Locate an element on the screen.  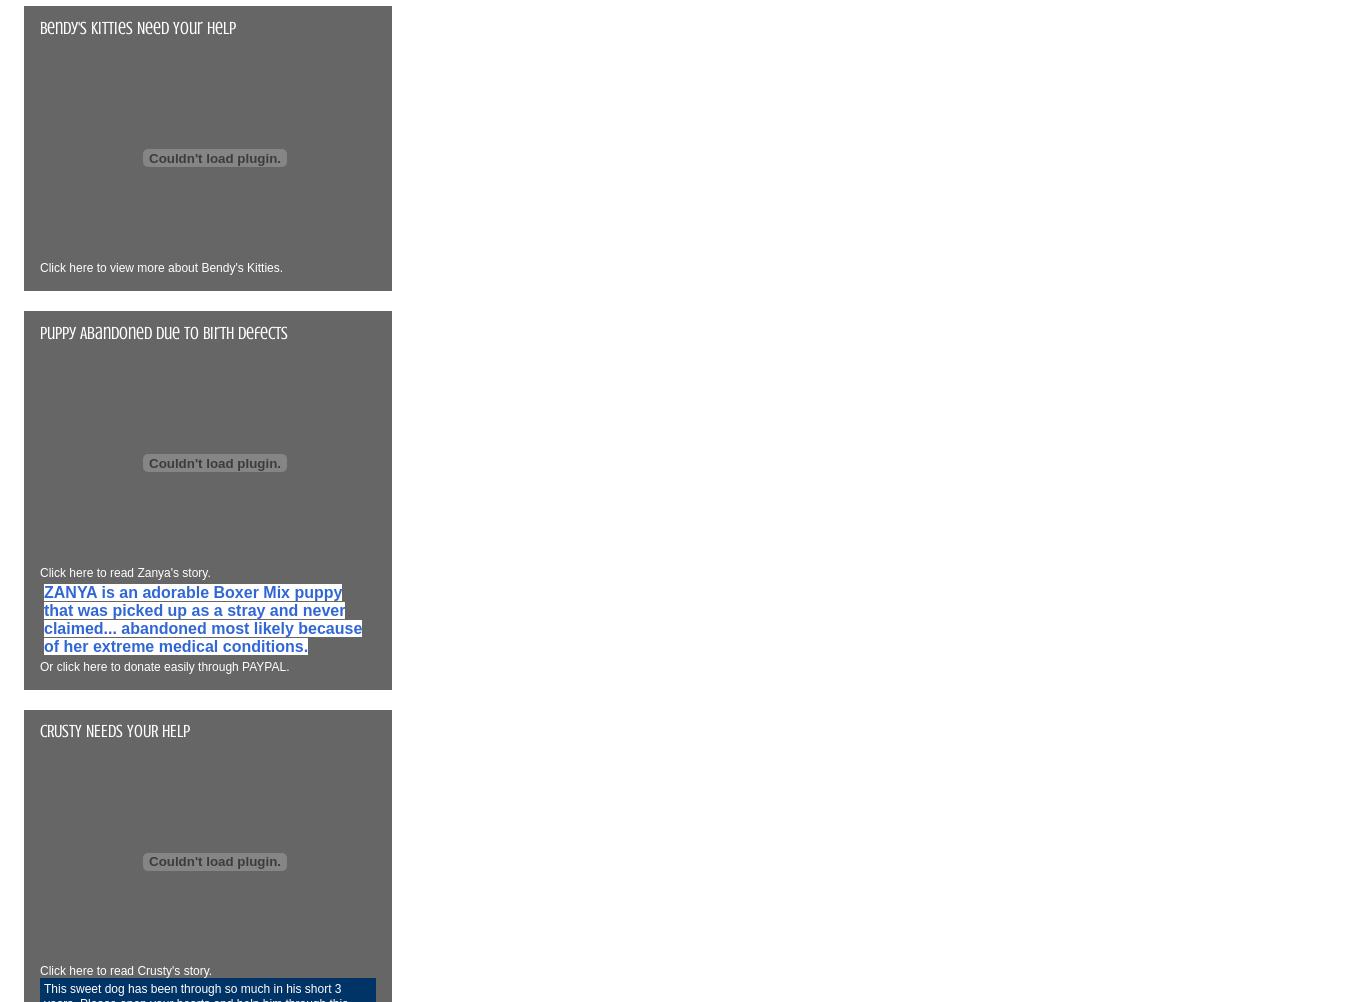
'CRUSTY NEEDS YOUR HELP' is located at coordinates (115, 730).